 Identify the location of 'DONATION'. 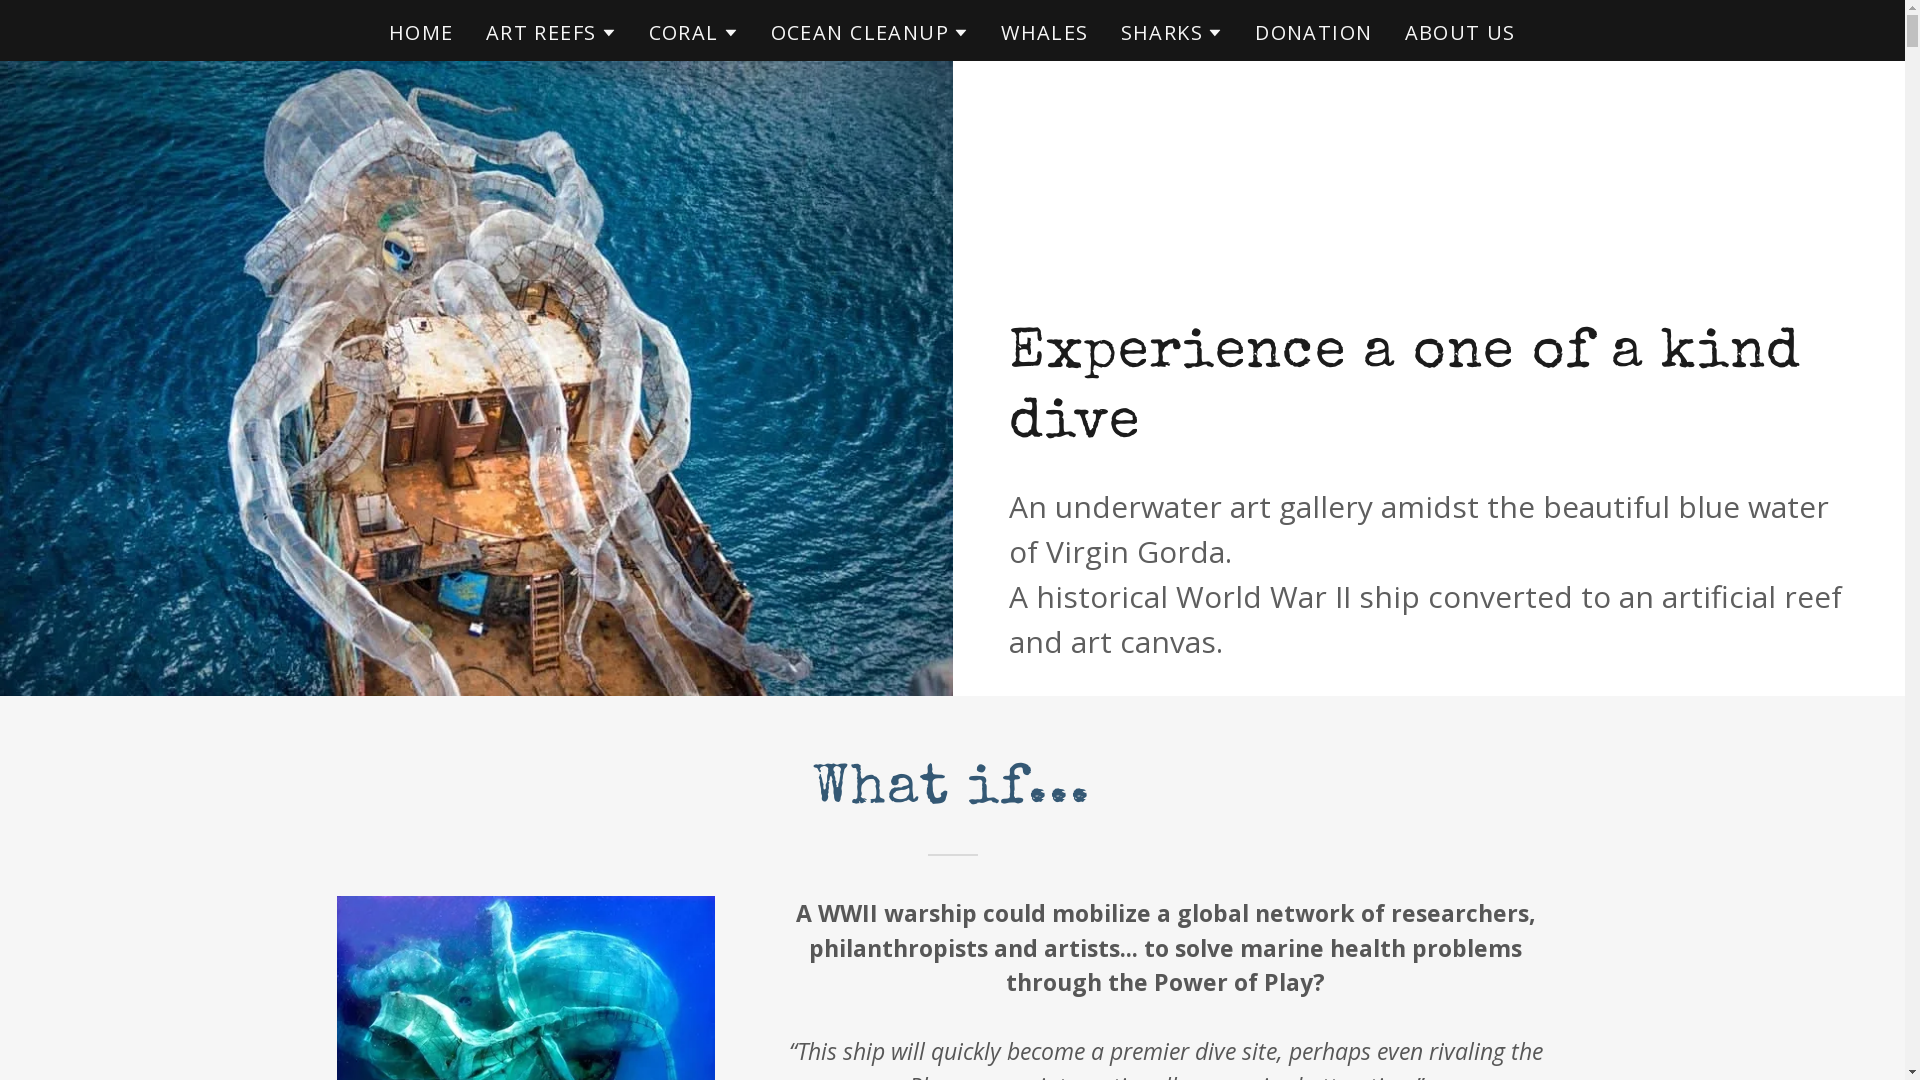
(1313, 33).